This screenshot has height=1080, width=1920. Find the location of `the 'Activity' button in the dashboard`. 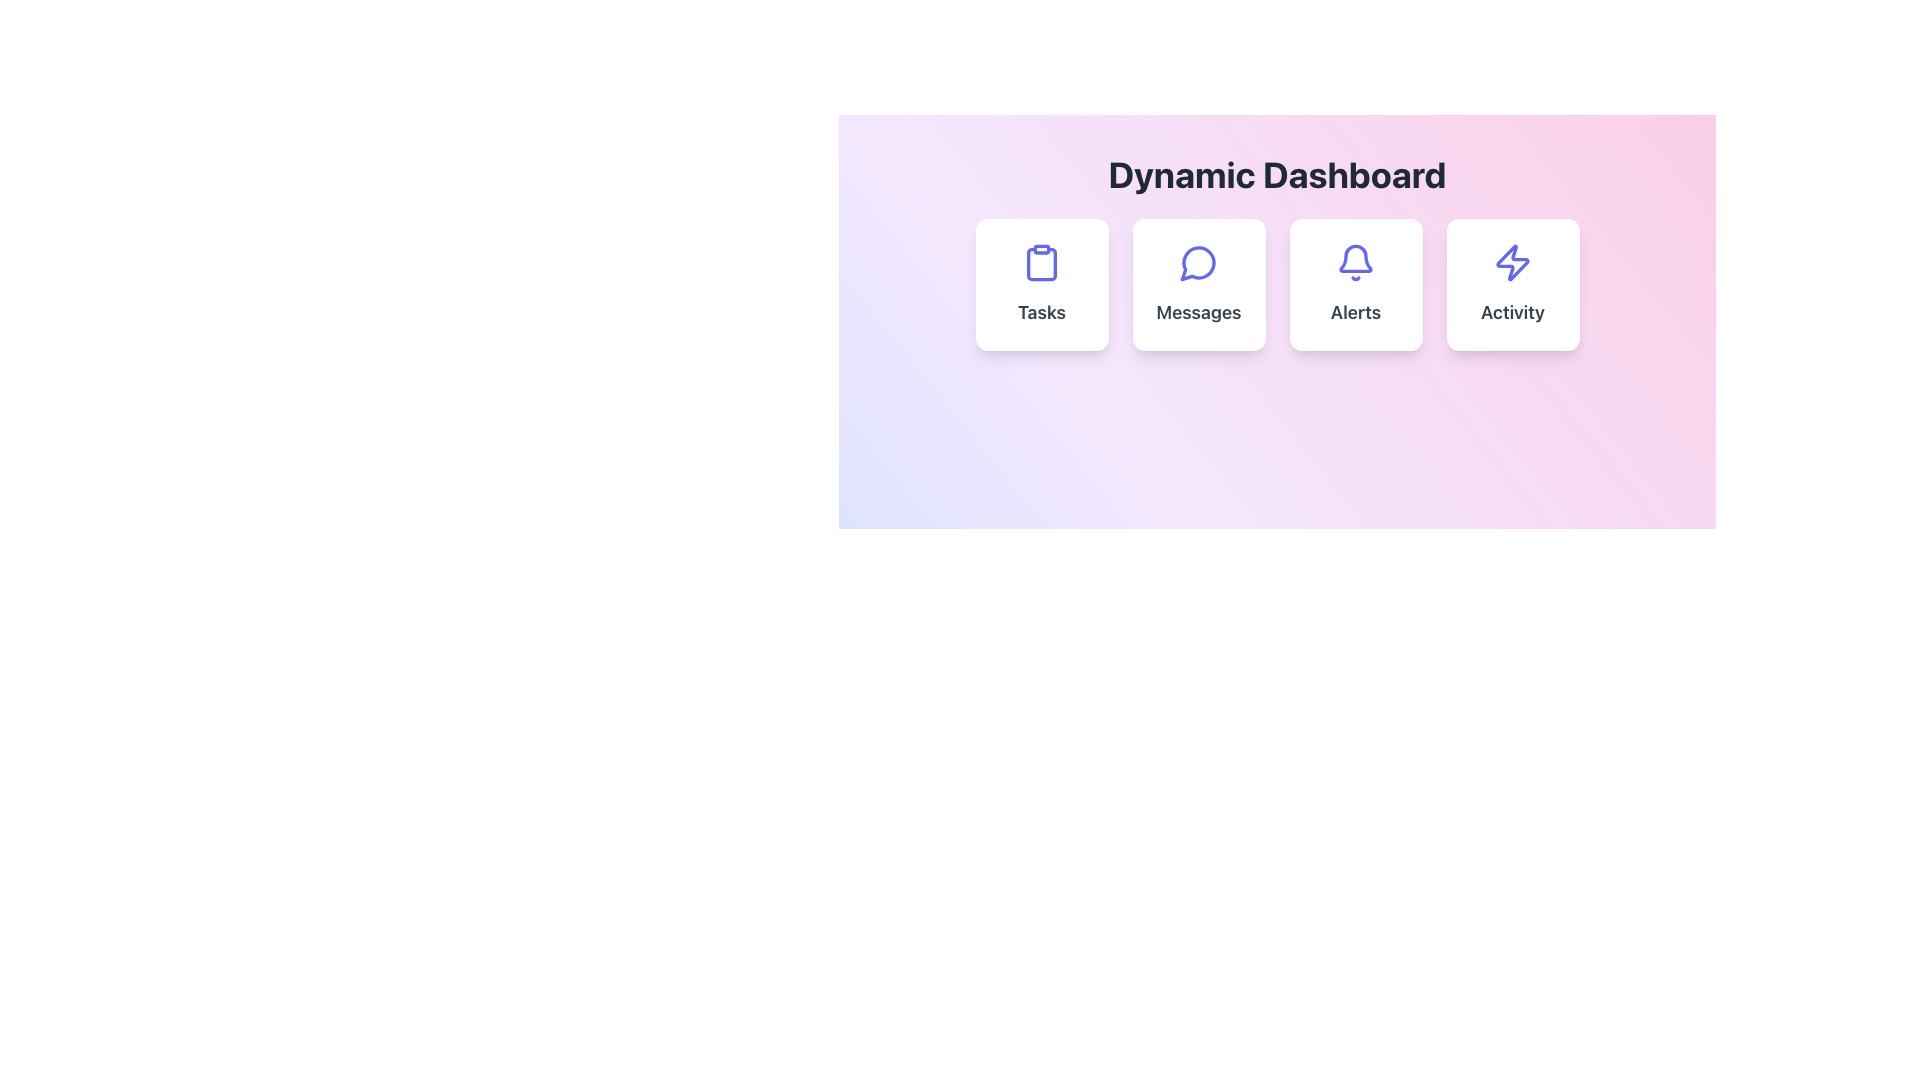

the 'Activity' button in the dashboard is located at coordinates (1512, 285).